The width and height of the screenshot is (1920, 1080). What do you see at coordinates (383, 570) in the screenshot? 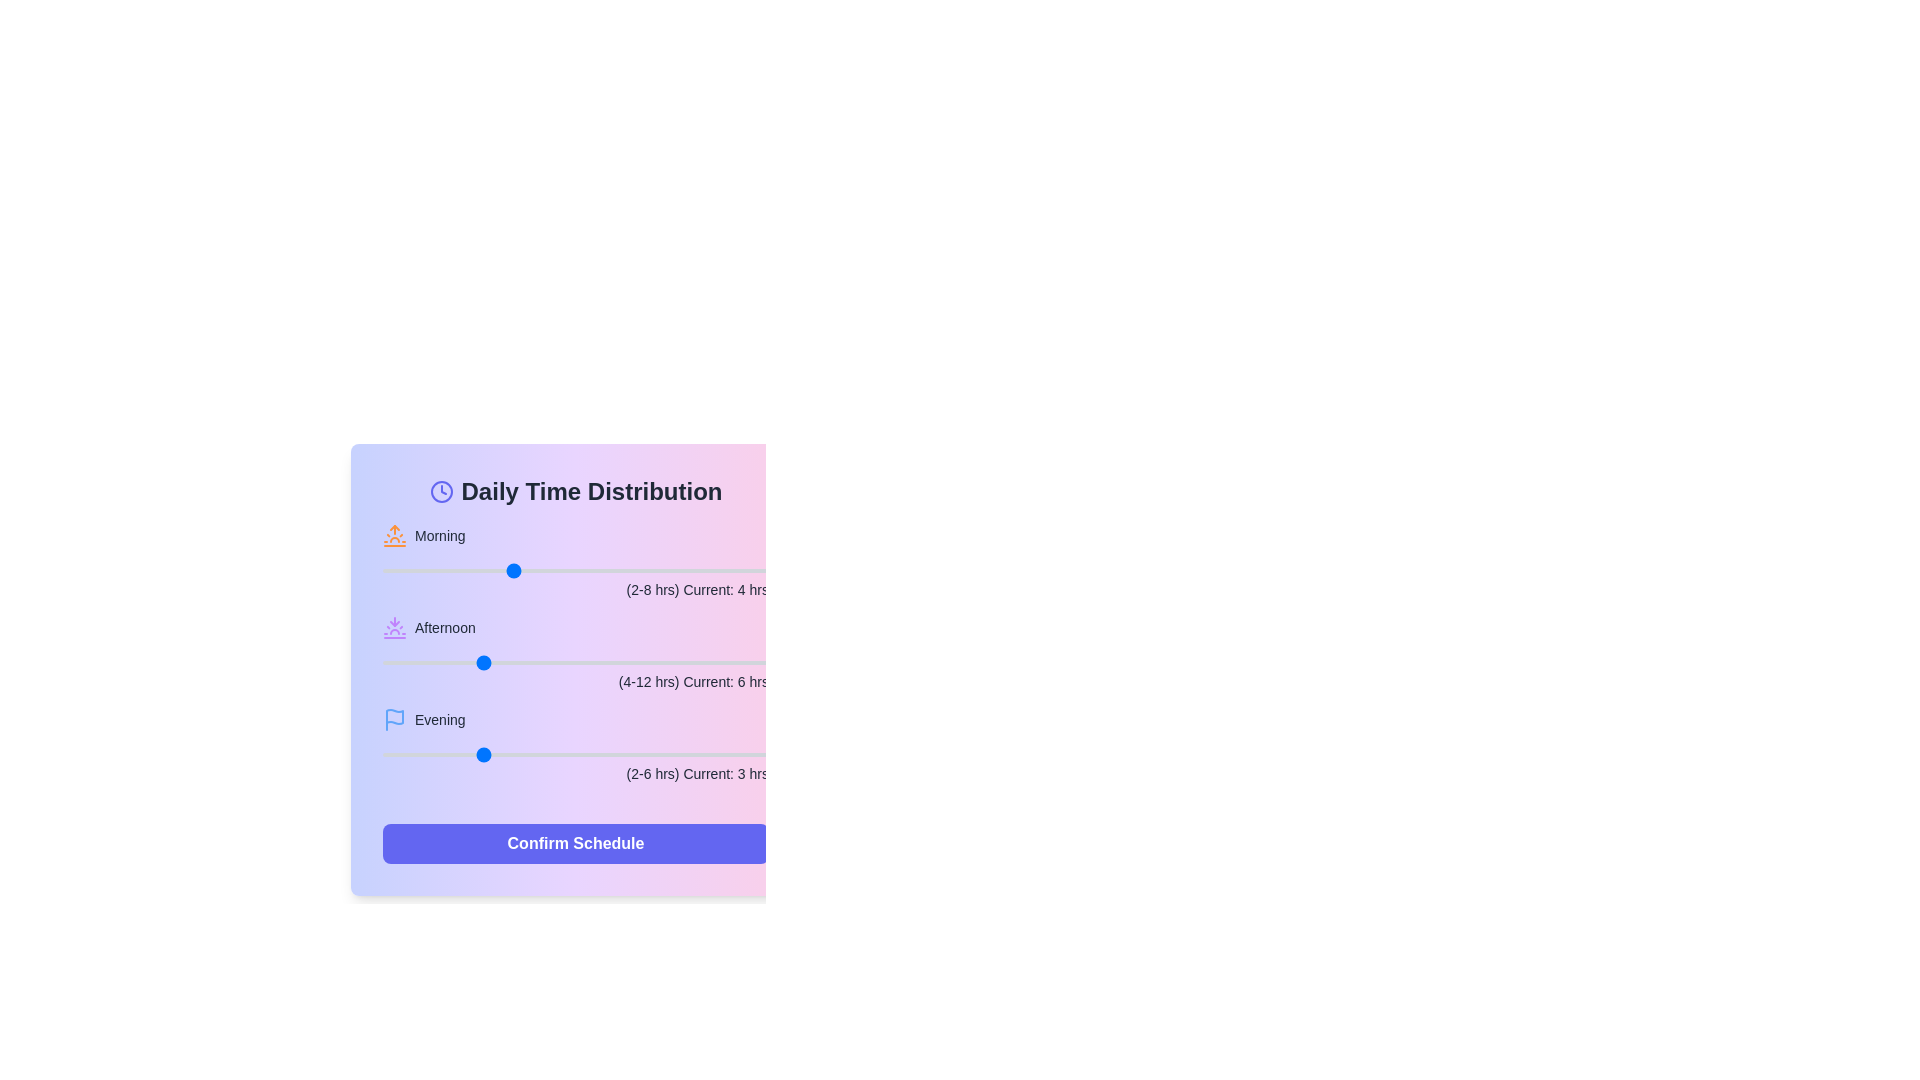
I see `the slider for morning hours` at bounding box center [383, 570].